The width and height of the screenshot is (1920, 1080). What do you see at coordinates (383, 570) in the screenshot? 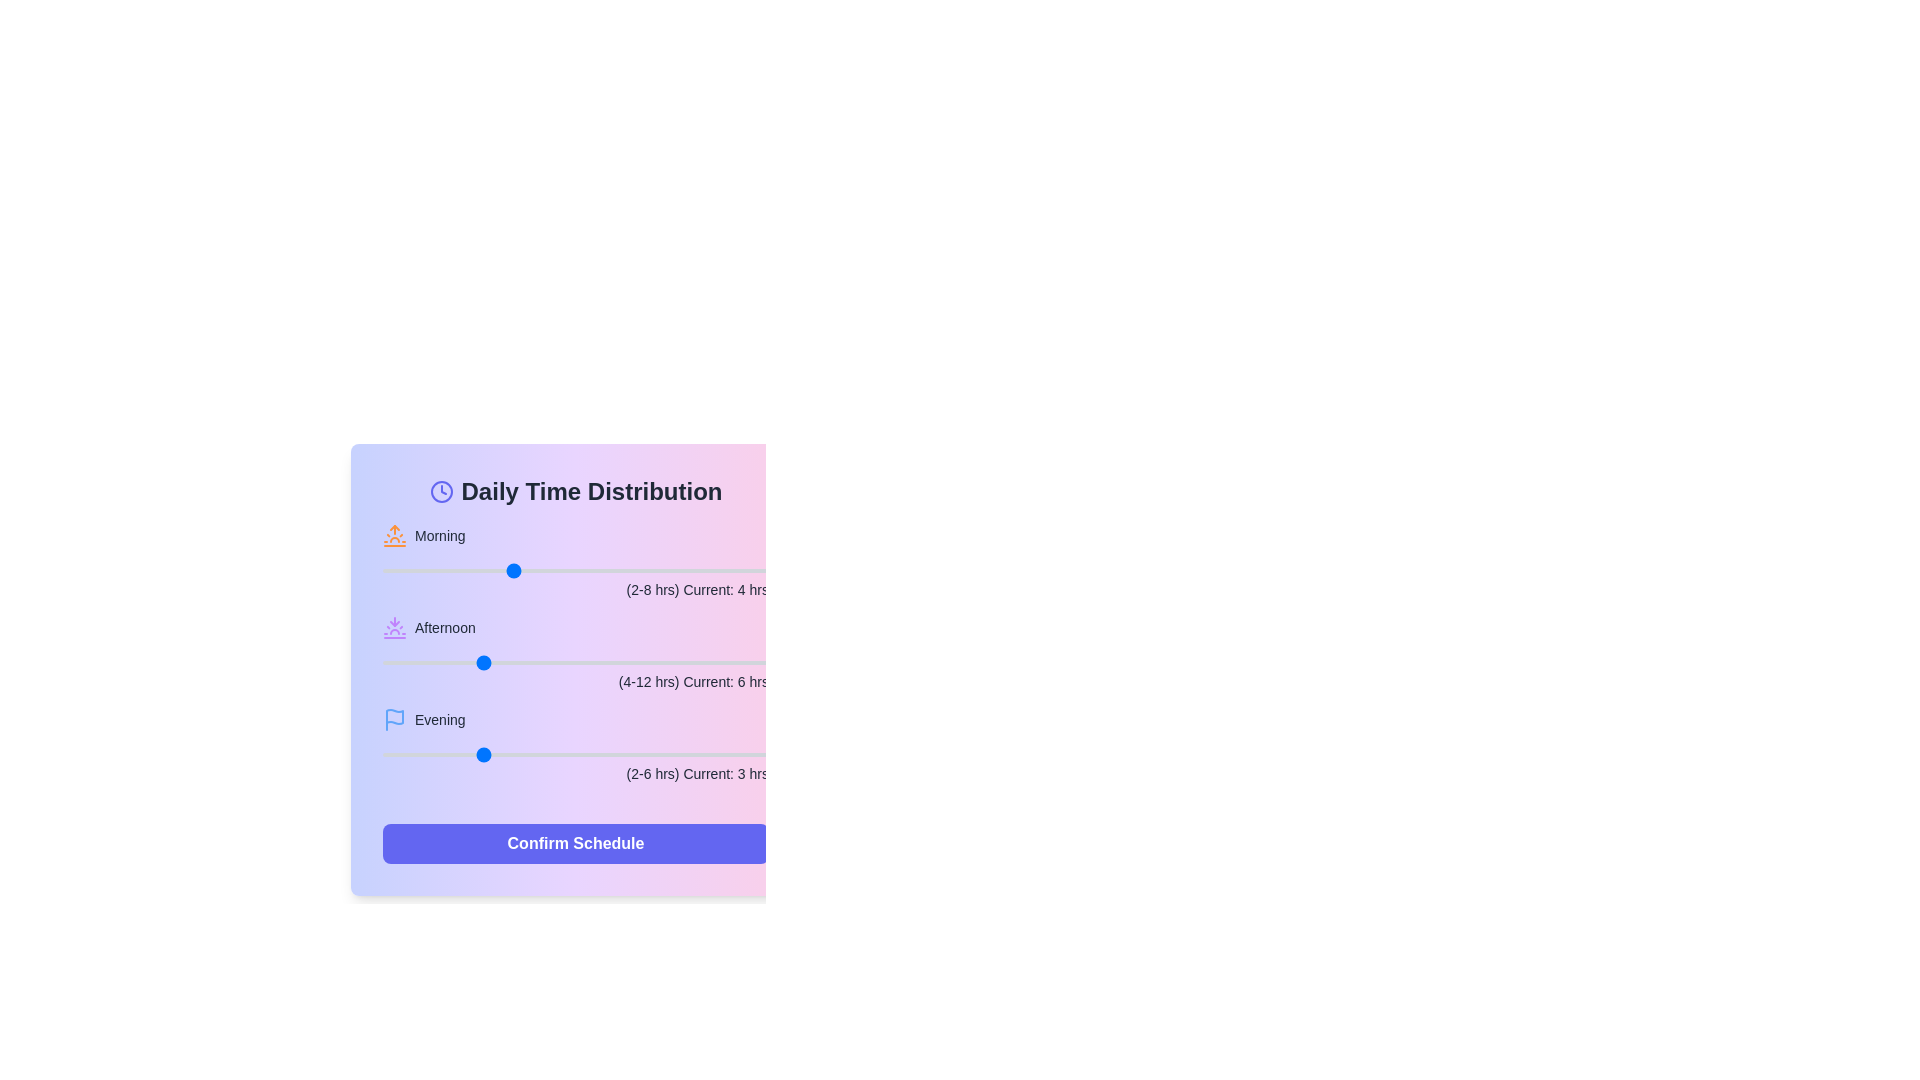
I see `the slider for morning hours` at bounding box center [383, 570].